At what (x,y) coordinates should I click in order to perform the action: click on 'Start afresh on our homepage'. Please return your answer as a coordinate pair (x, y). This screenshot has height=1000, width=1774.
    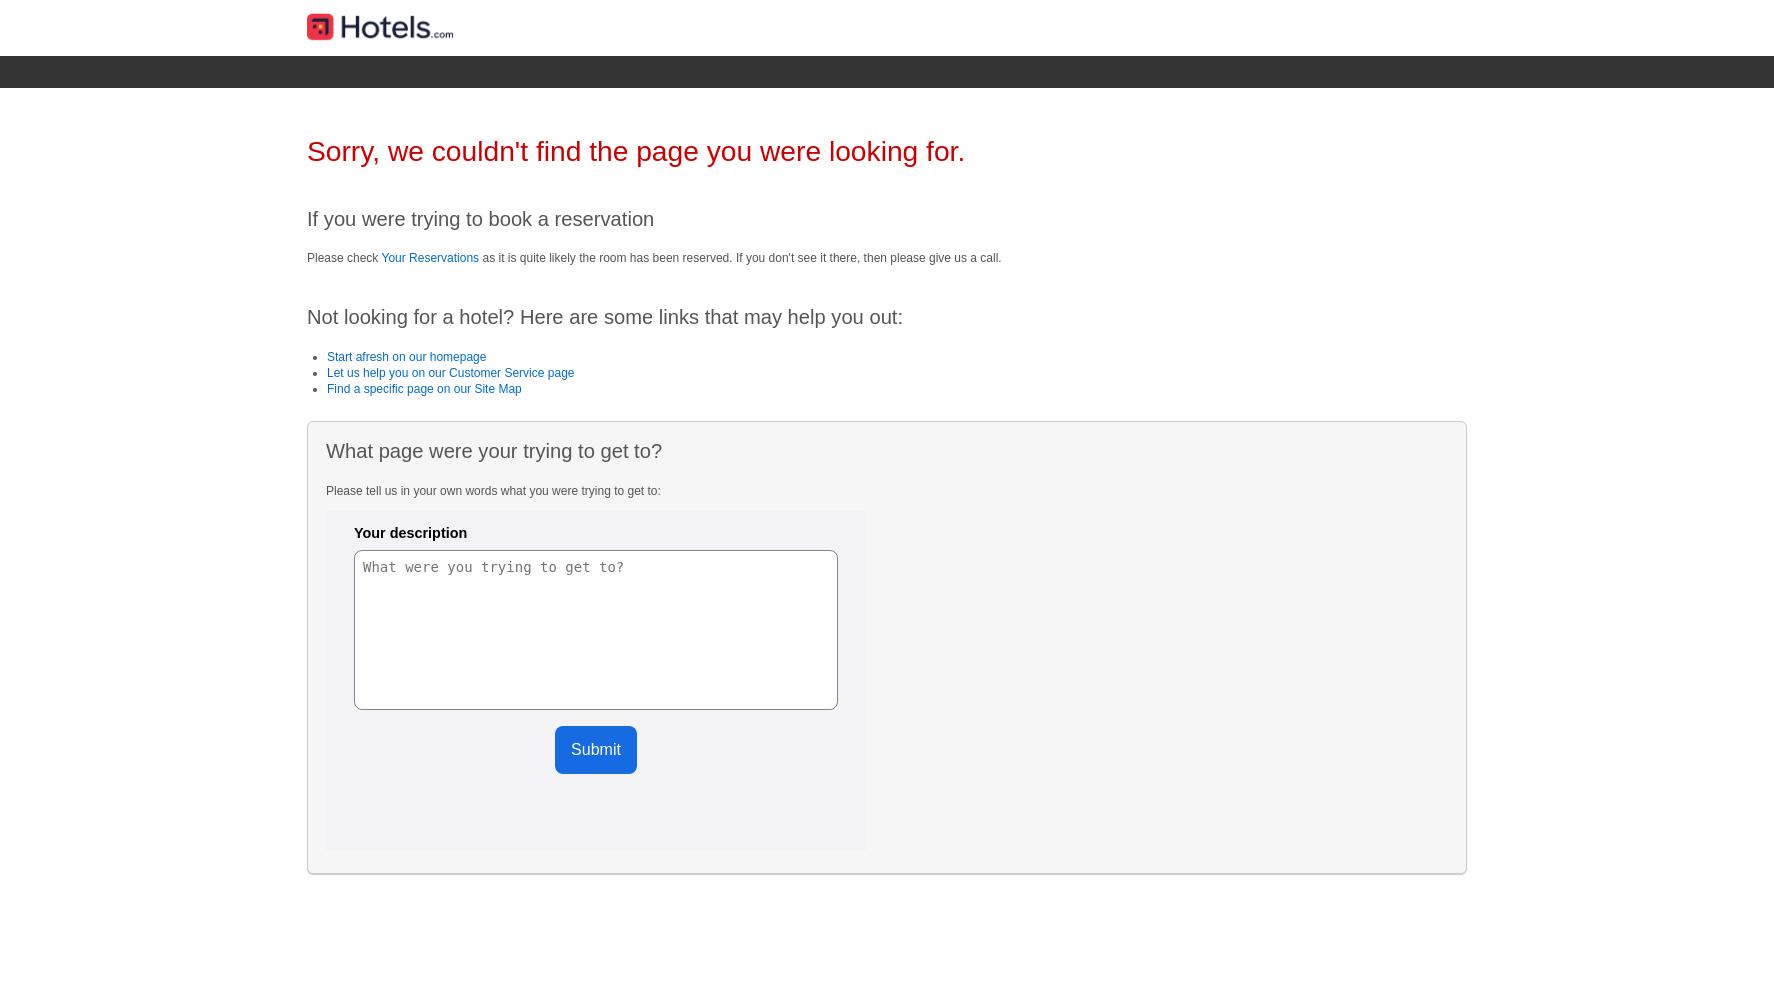
    Looking at the image, I should click on (405, 355).